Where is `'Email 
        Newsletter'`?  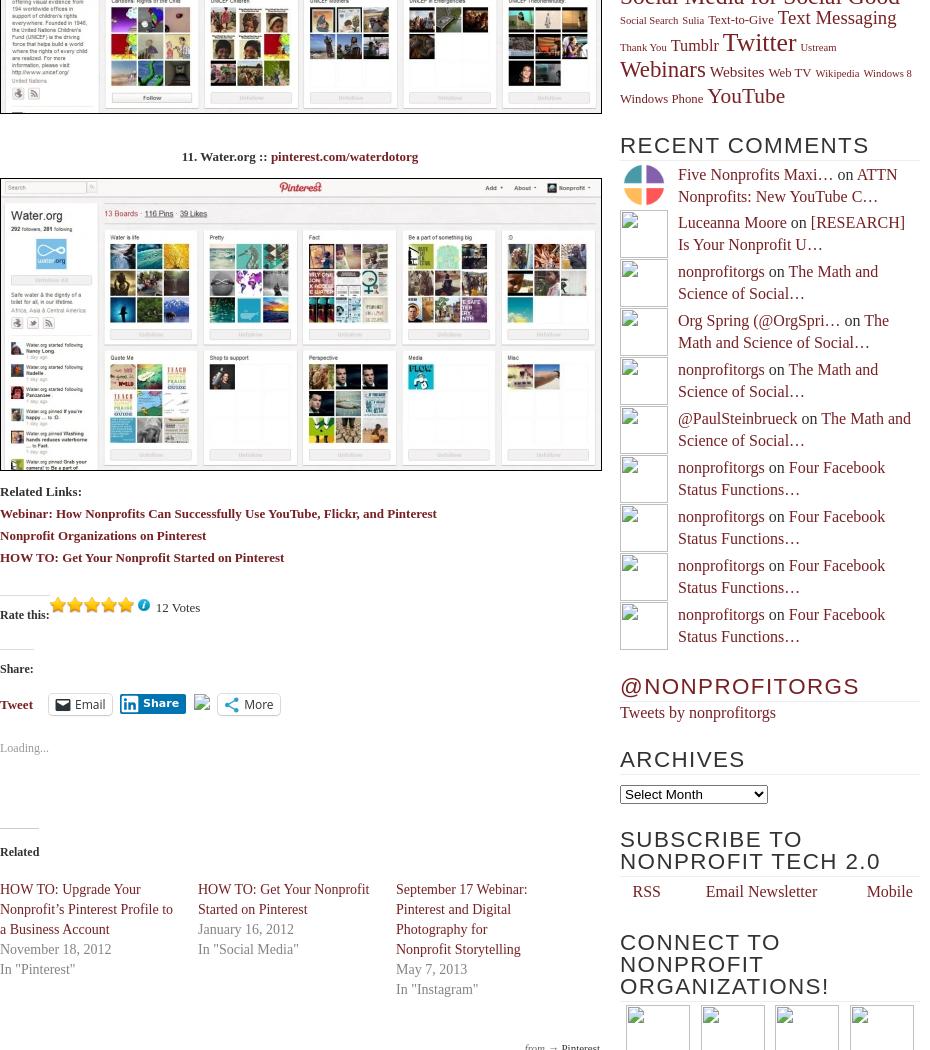
'Email 
        Newsletter' is located at coordinates (761, 890).